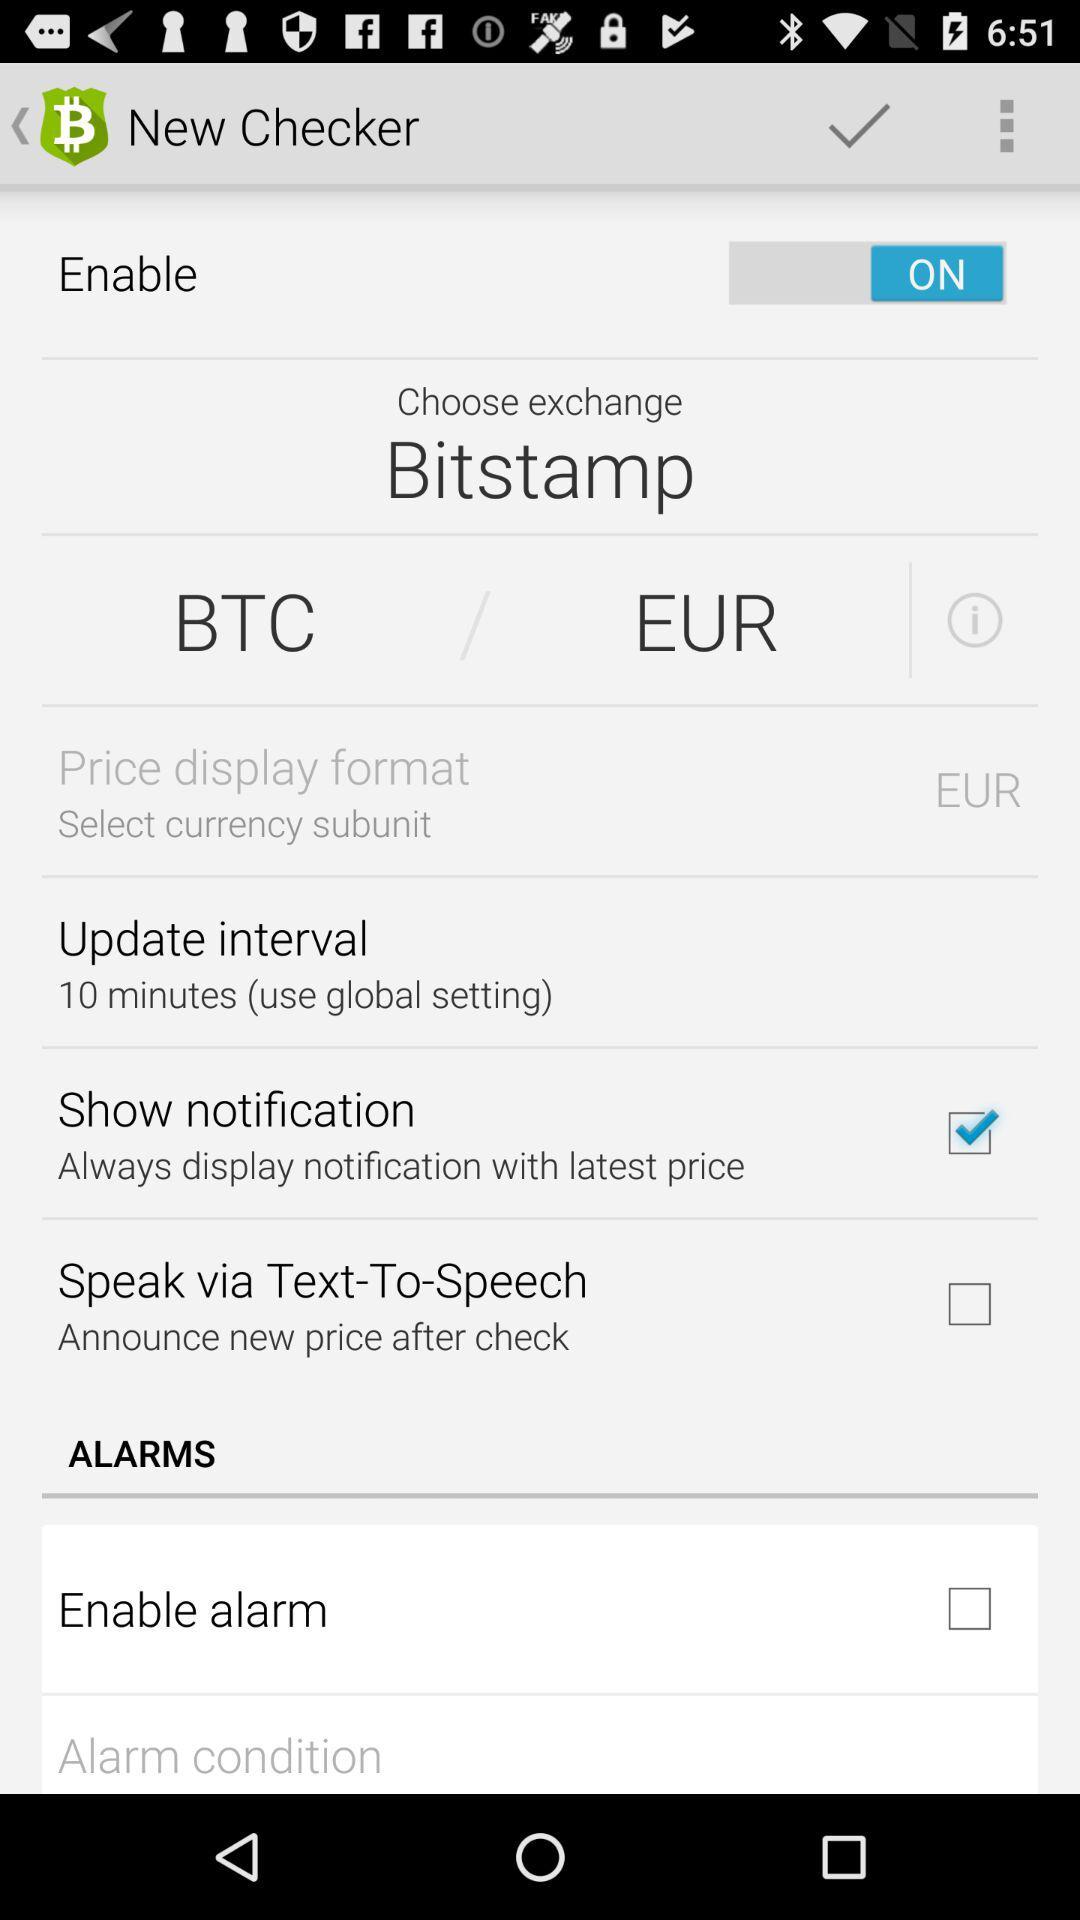 The height and width of the screenshot is (1920, 1080). I want to click on the info icon, so click(974, 663).